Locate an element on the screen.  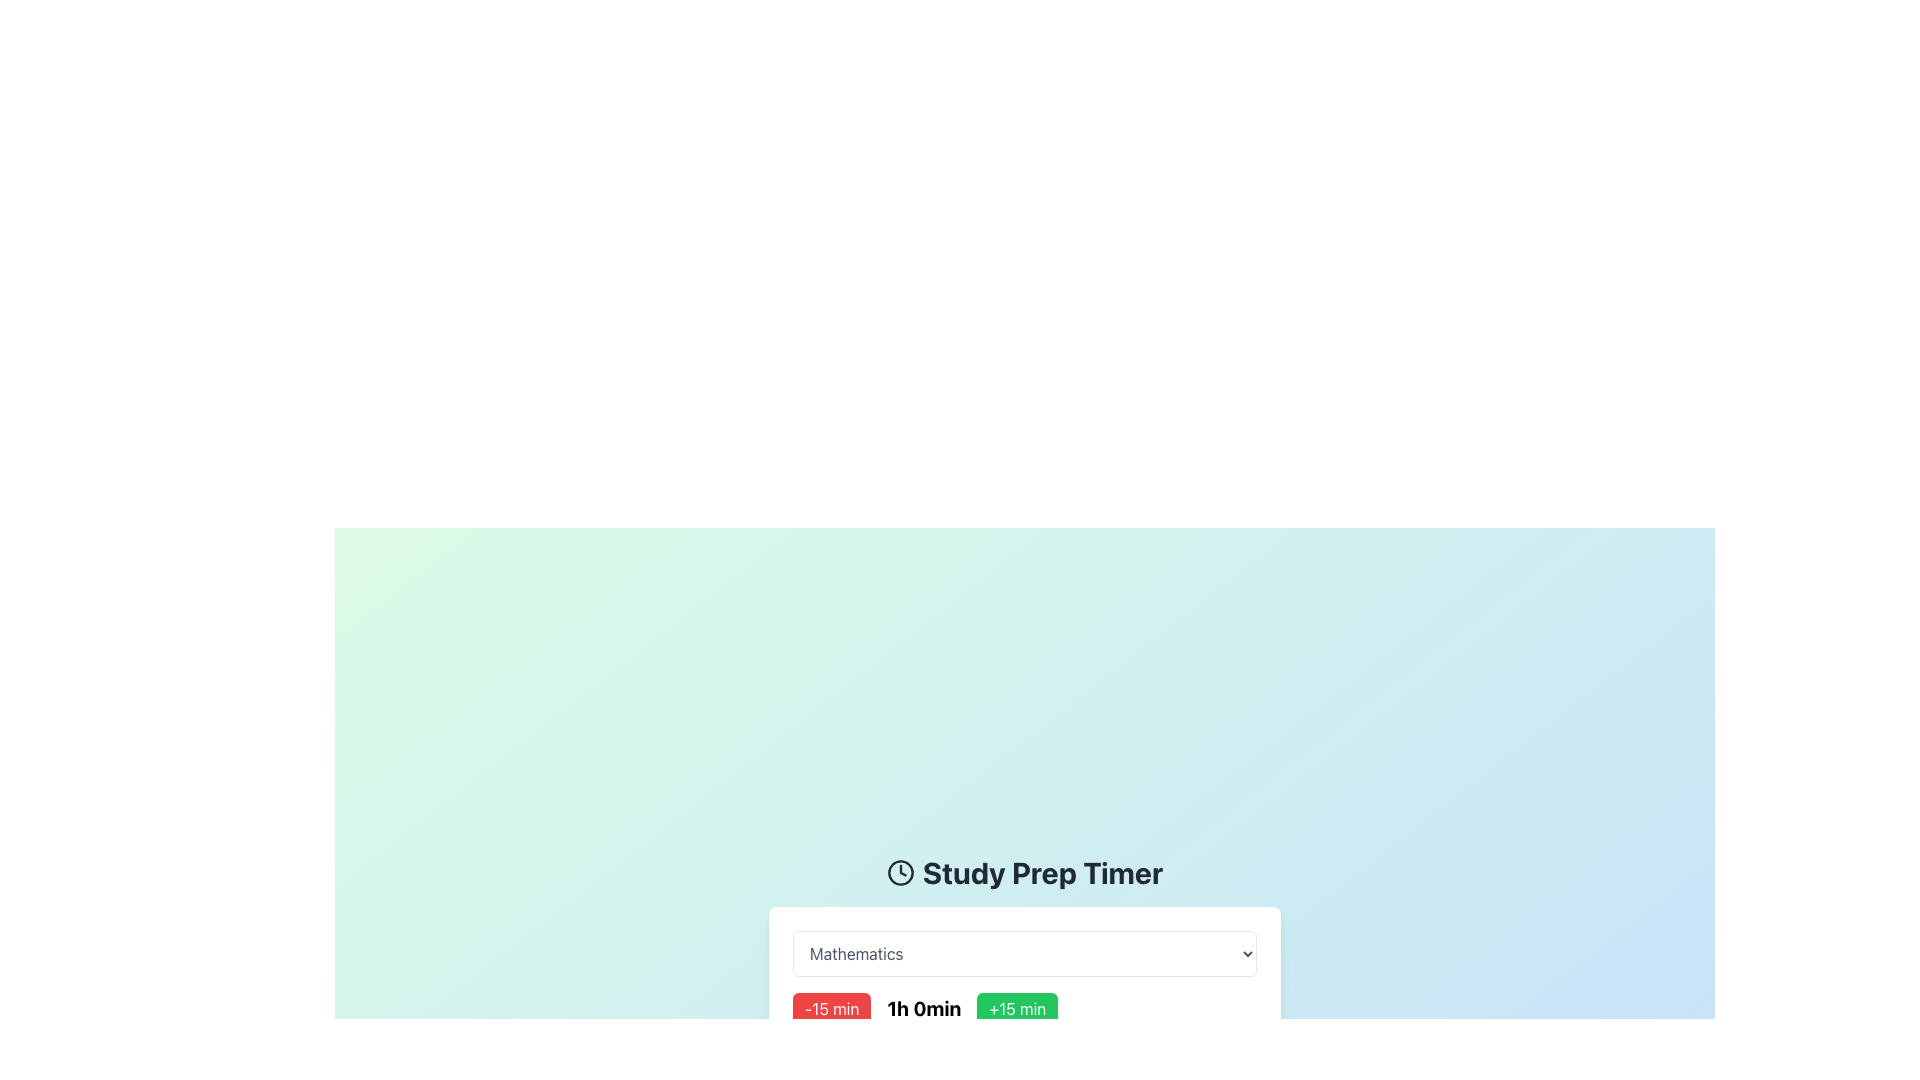
the circular SVG shape that represents the outer circle of the clock icon, located prominently in the upper center part of the interface next to the title text 'Study Prep Timer' is located at coordinates (899, 871).